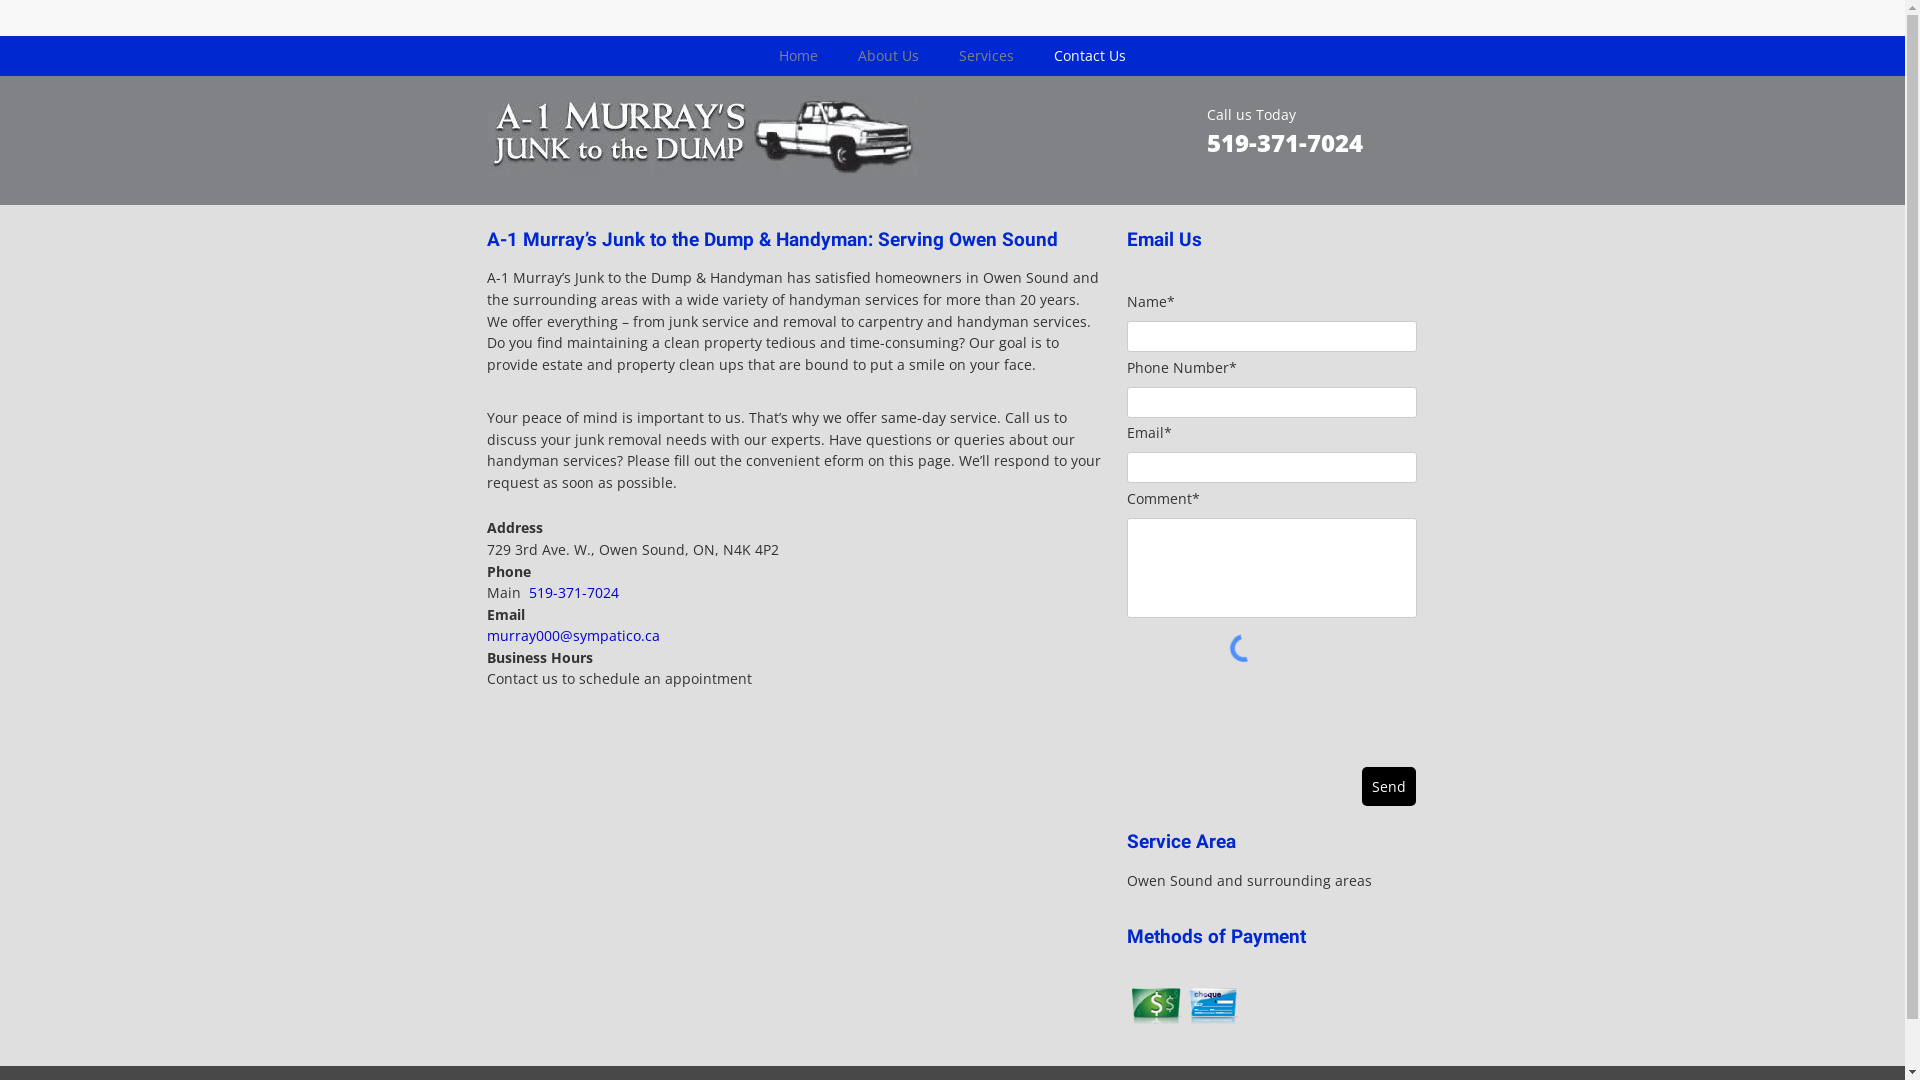  I want to click on 'About Us', so click(887, 55).